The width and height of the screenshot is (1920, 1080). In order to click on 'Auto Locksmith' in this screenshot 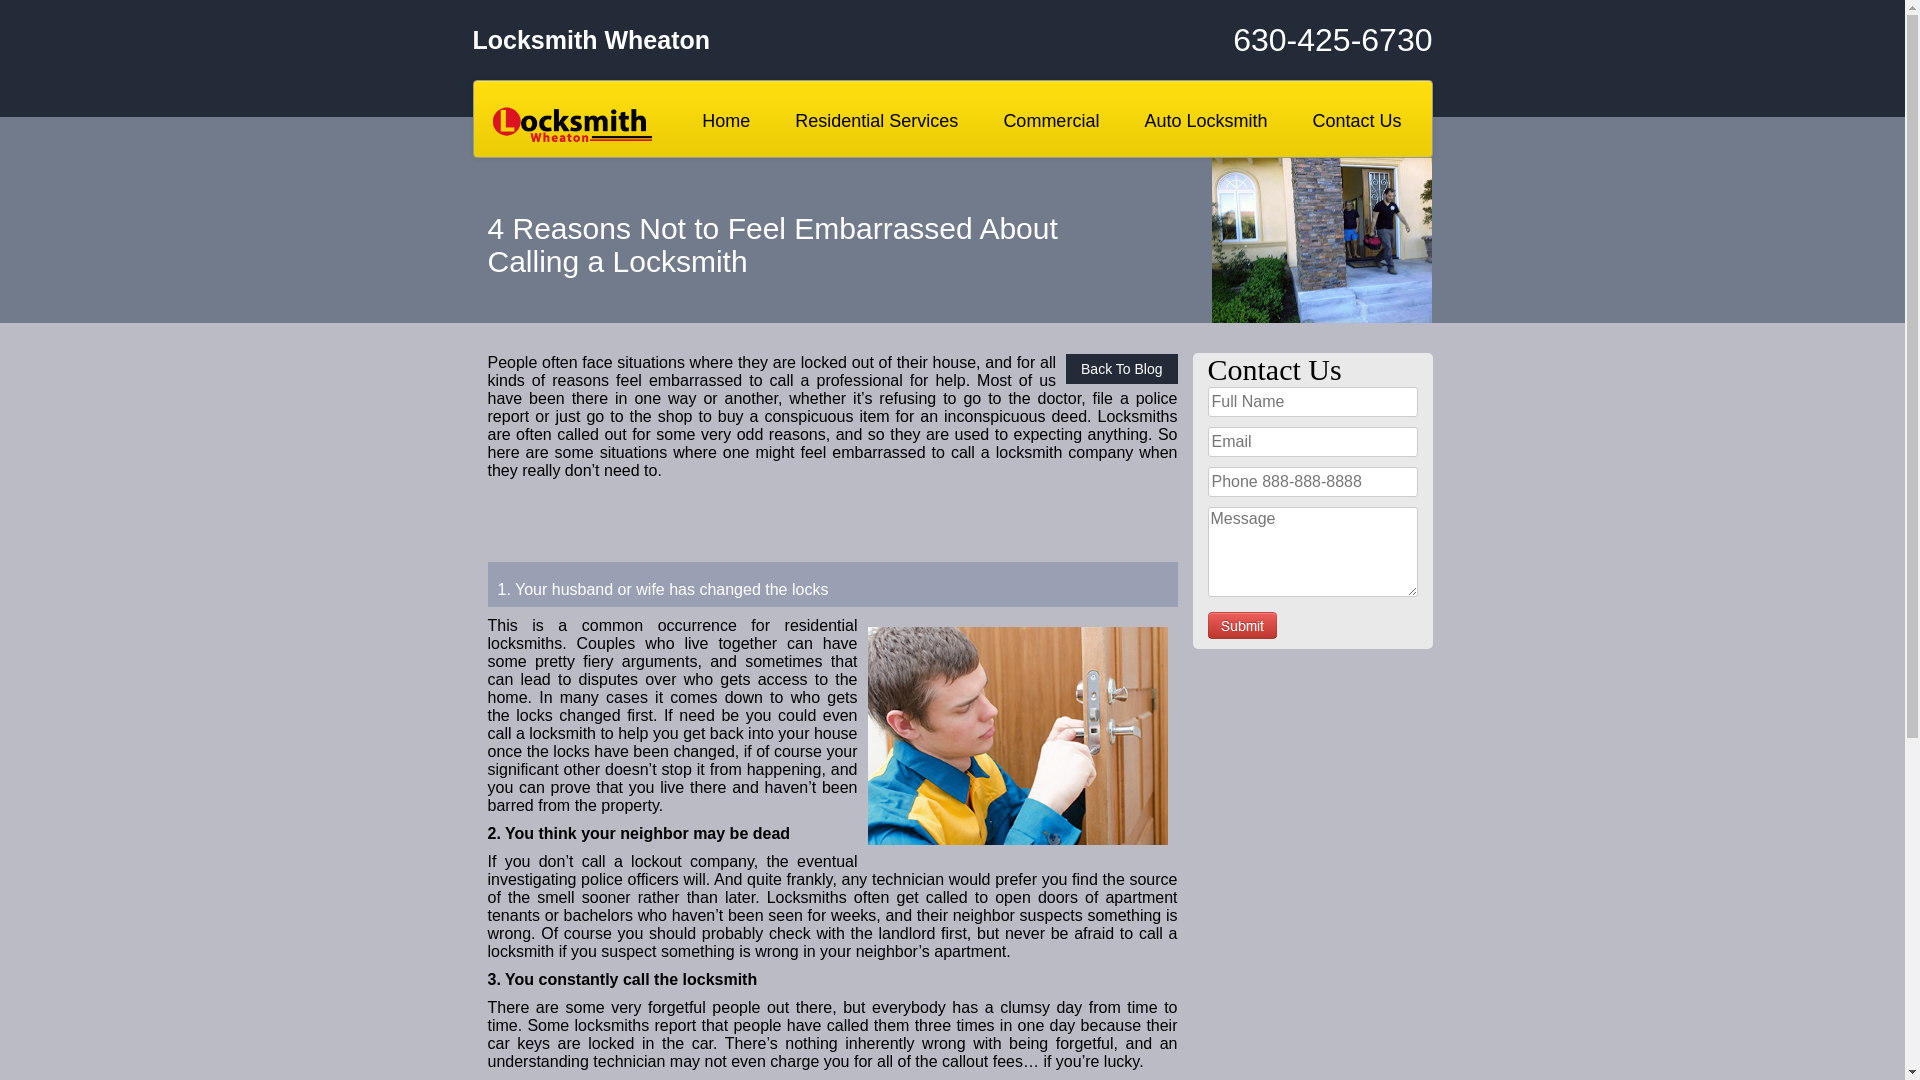, I will do `click(1128, 120)`.